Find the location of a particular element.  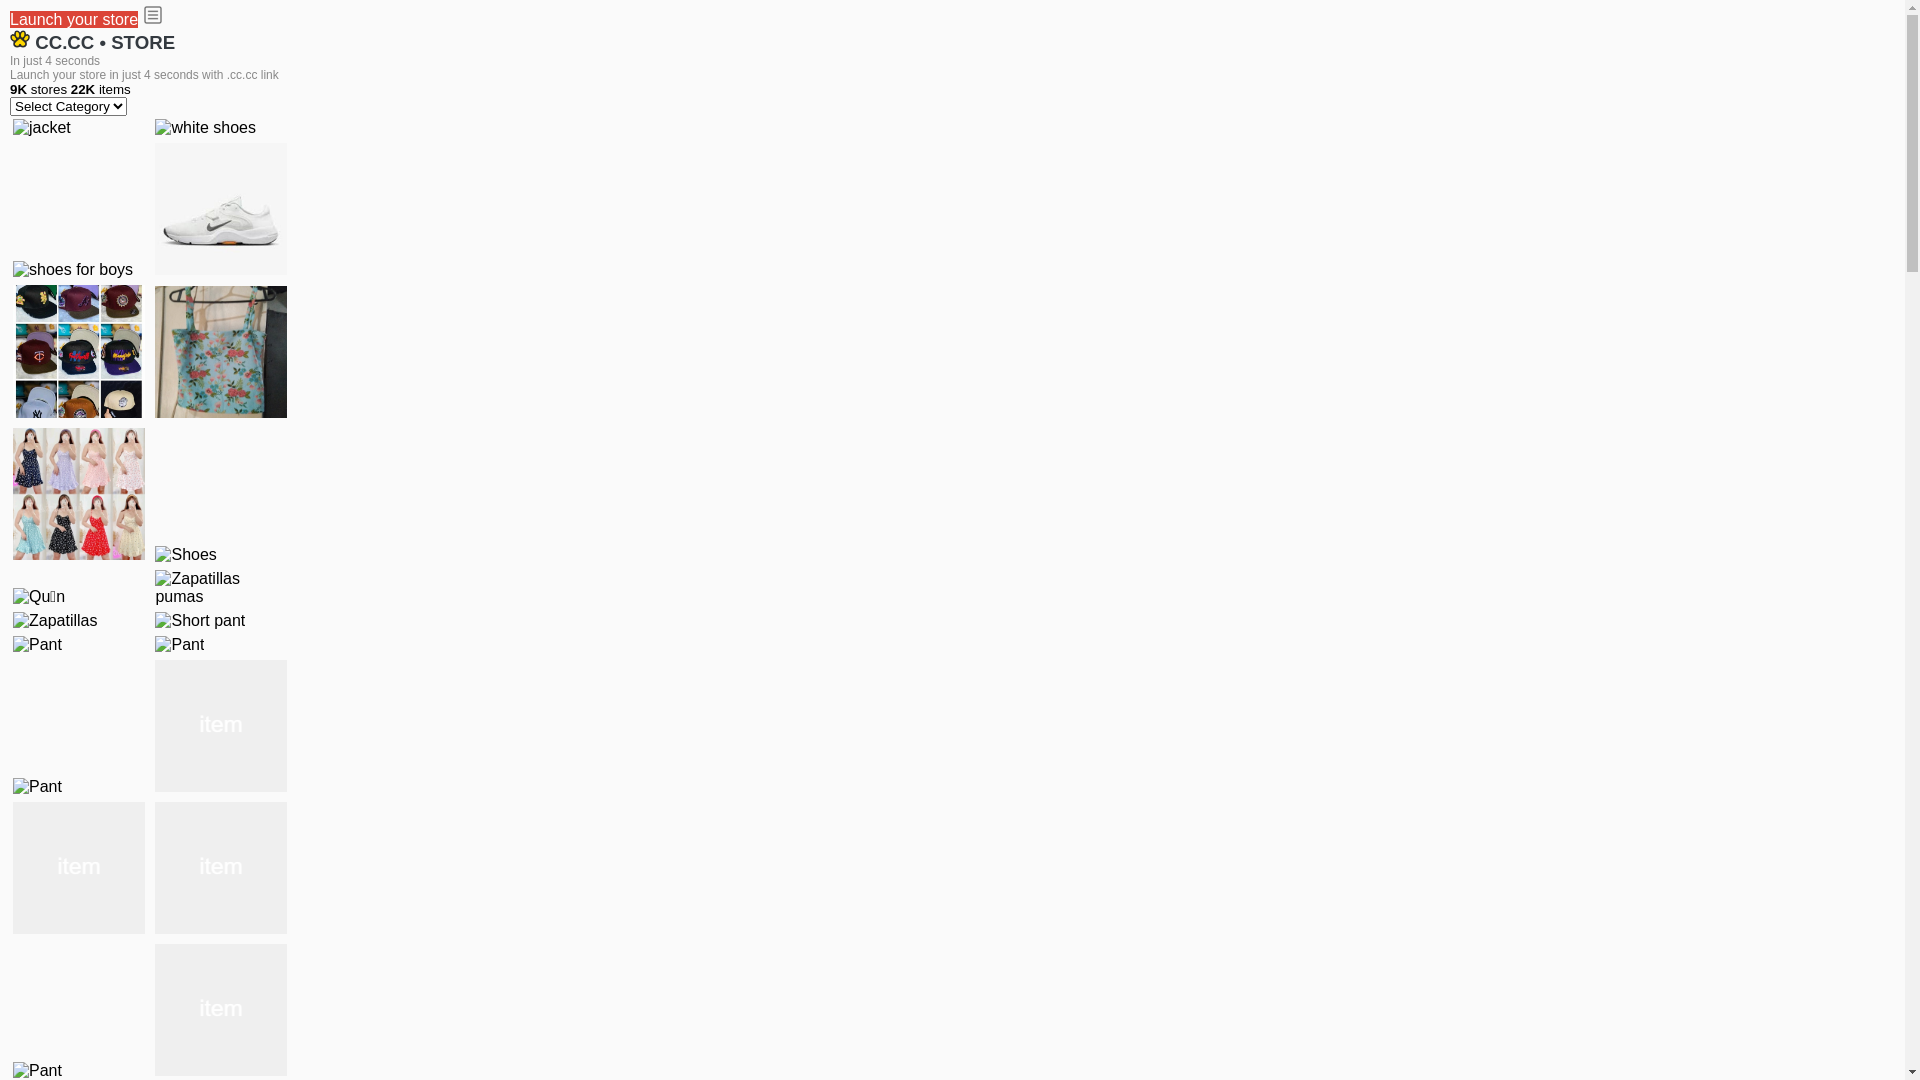

'Launch your store' is located at coordinates (73, 19).